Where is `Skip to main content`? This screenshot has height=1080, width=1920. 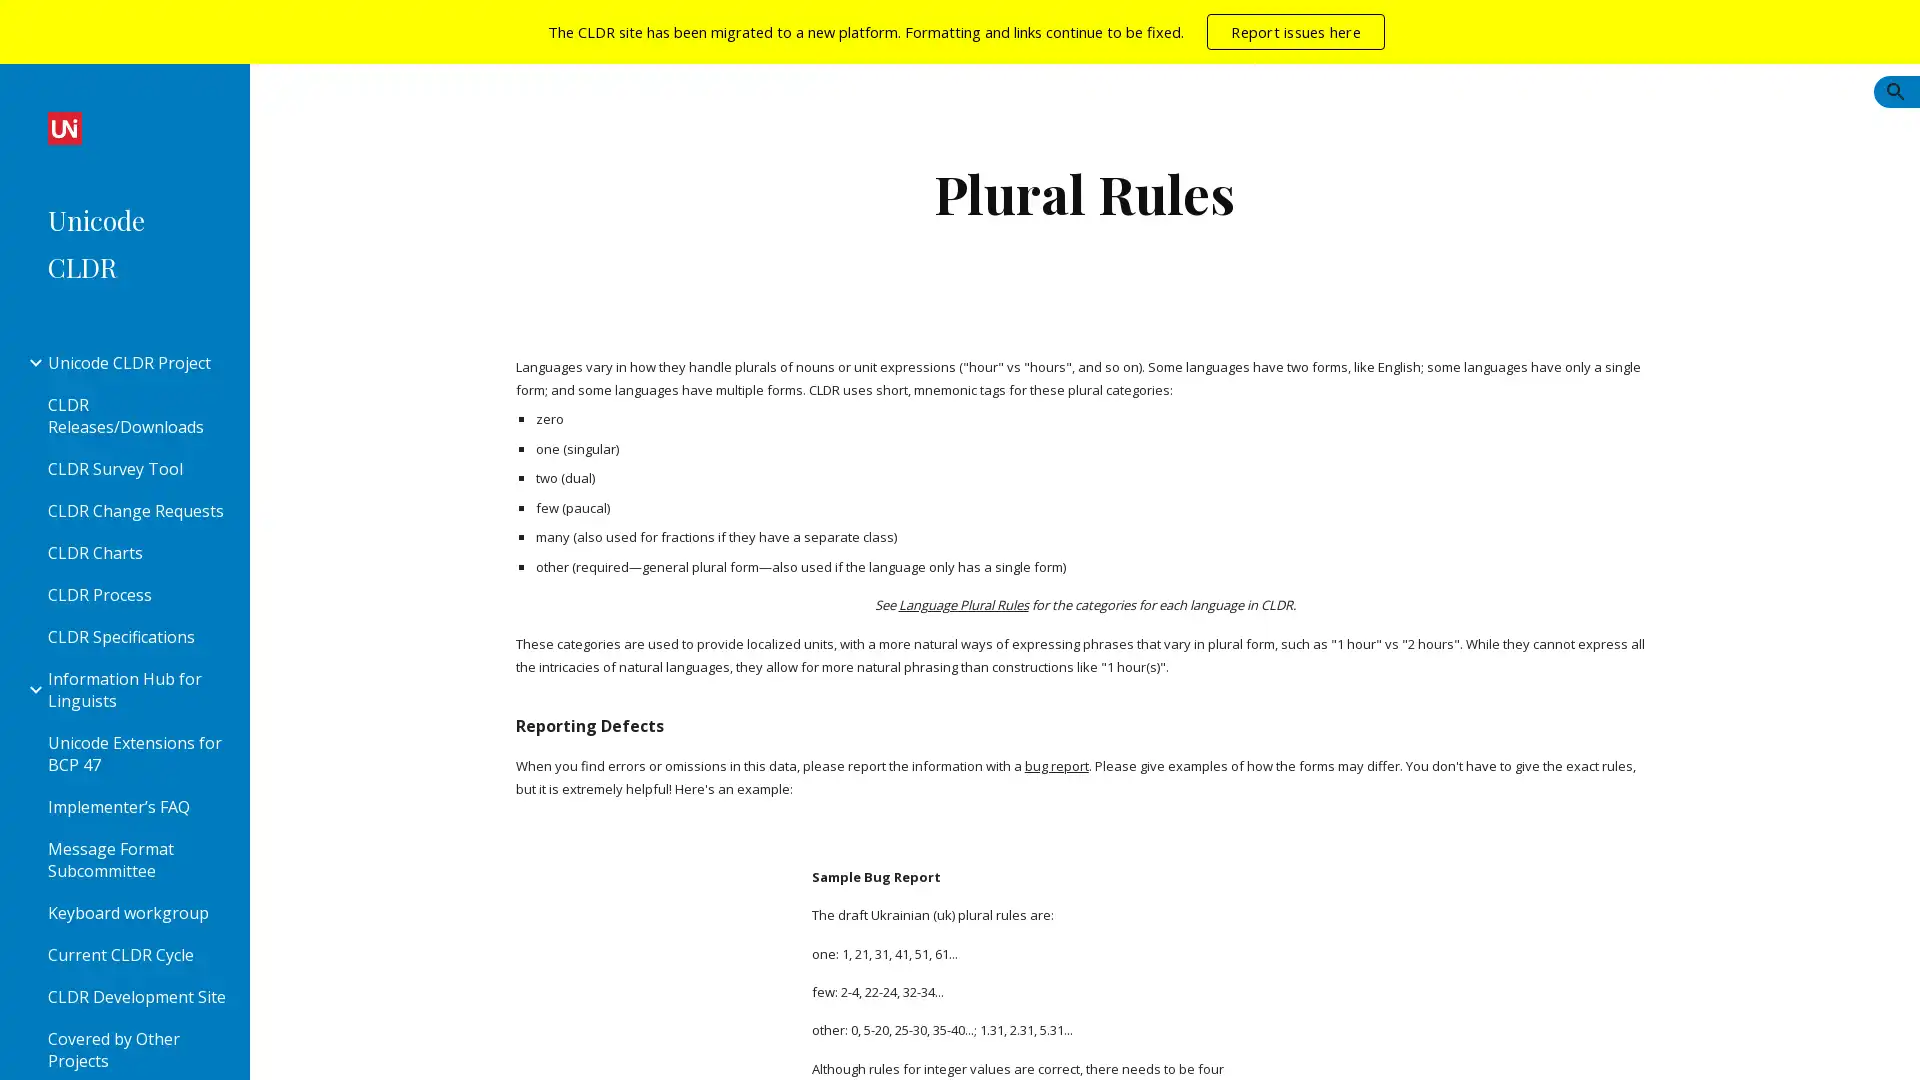
Skip to main content is located at coordinates (787, 37).